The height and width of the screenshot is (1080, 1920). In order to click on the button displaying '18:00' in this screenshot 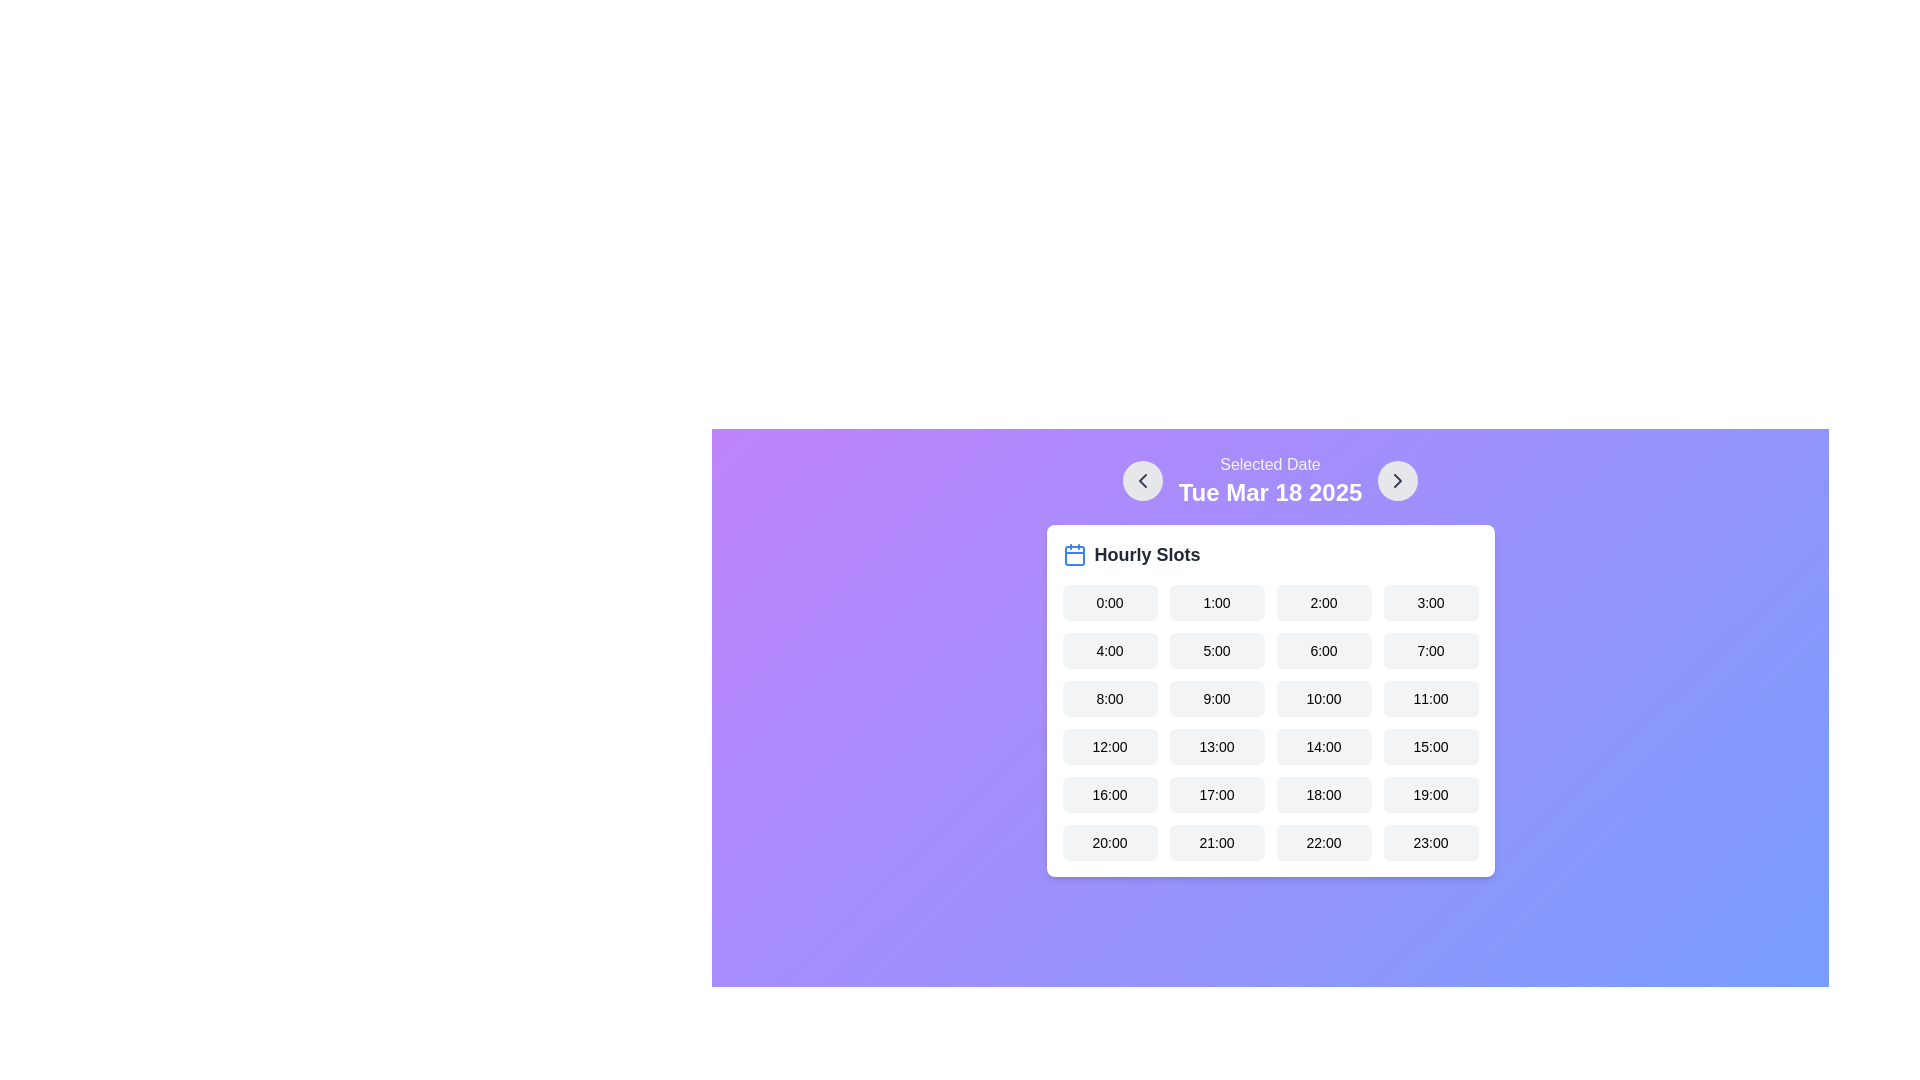, I will do `click(1324, 793)`.